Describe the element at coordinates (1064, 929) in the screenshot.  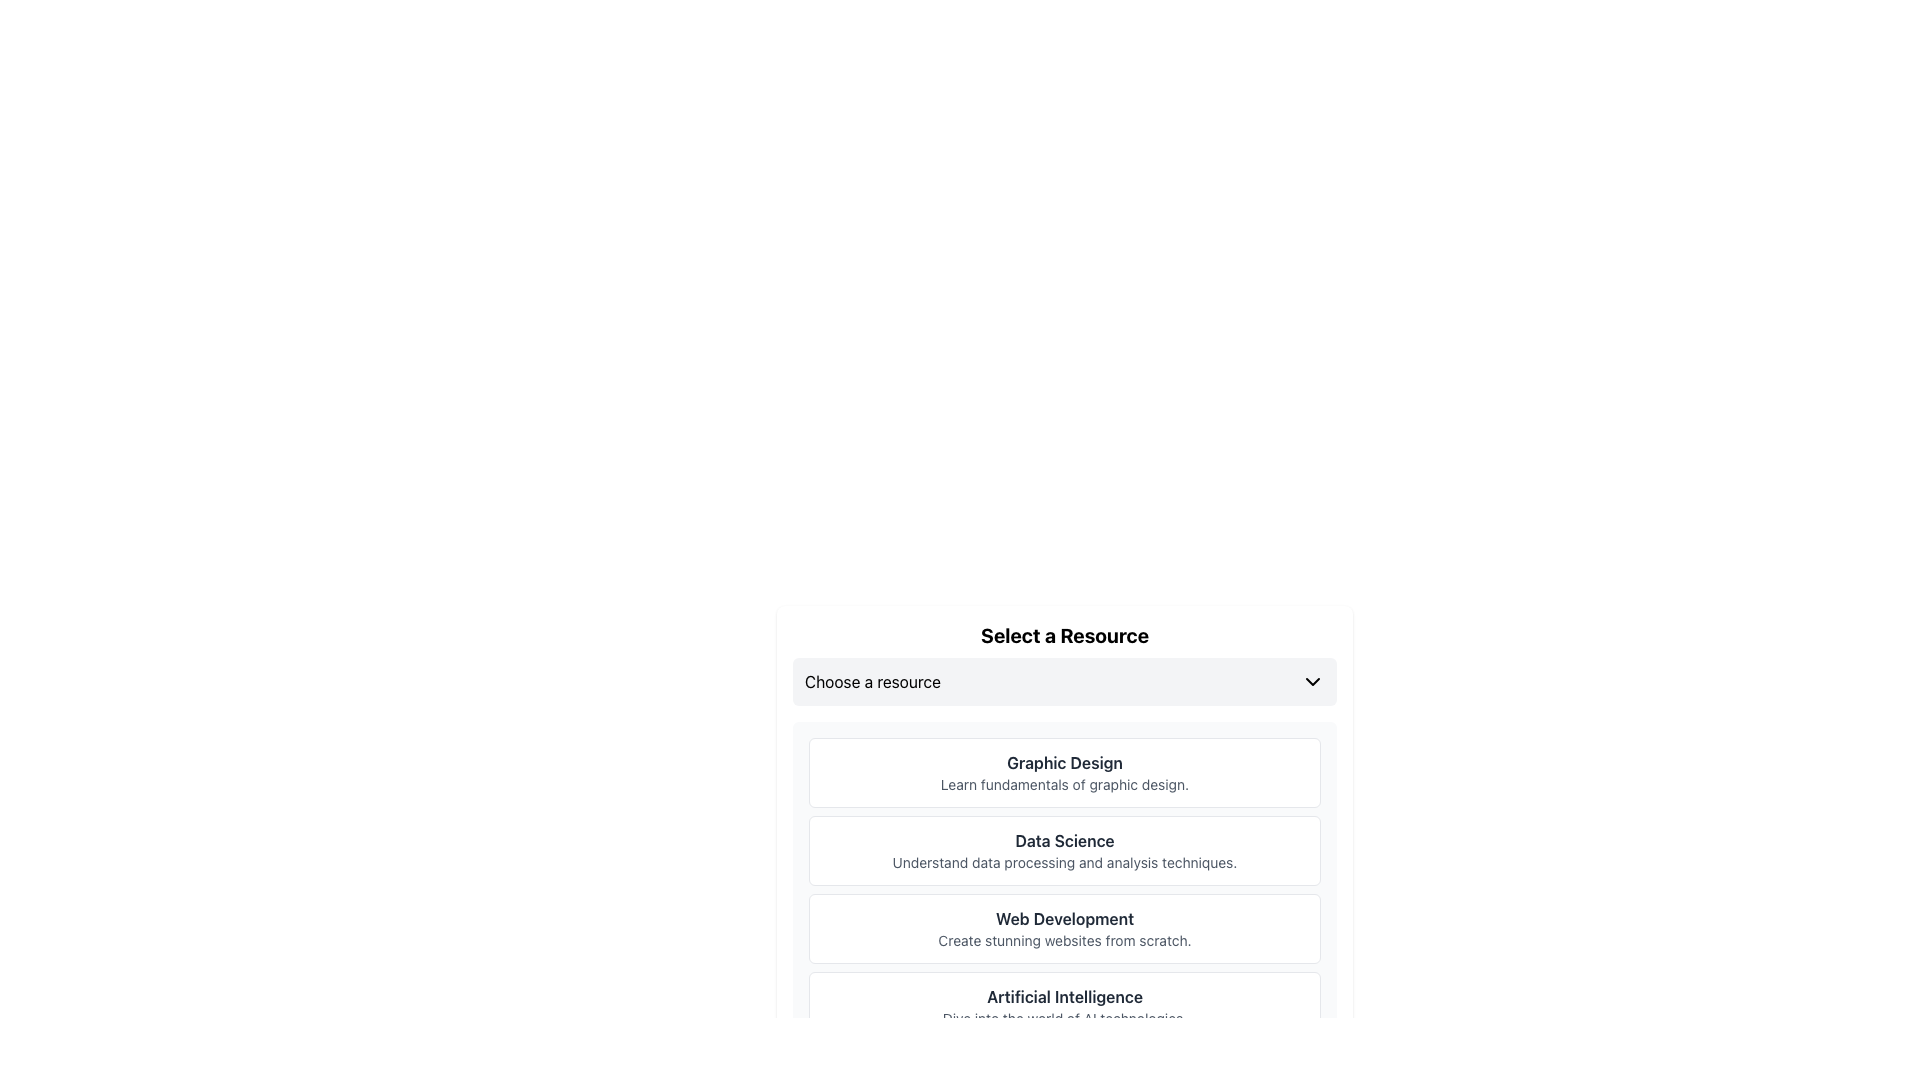
I see `the 'Web Development' option selector tile` at that location.